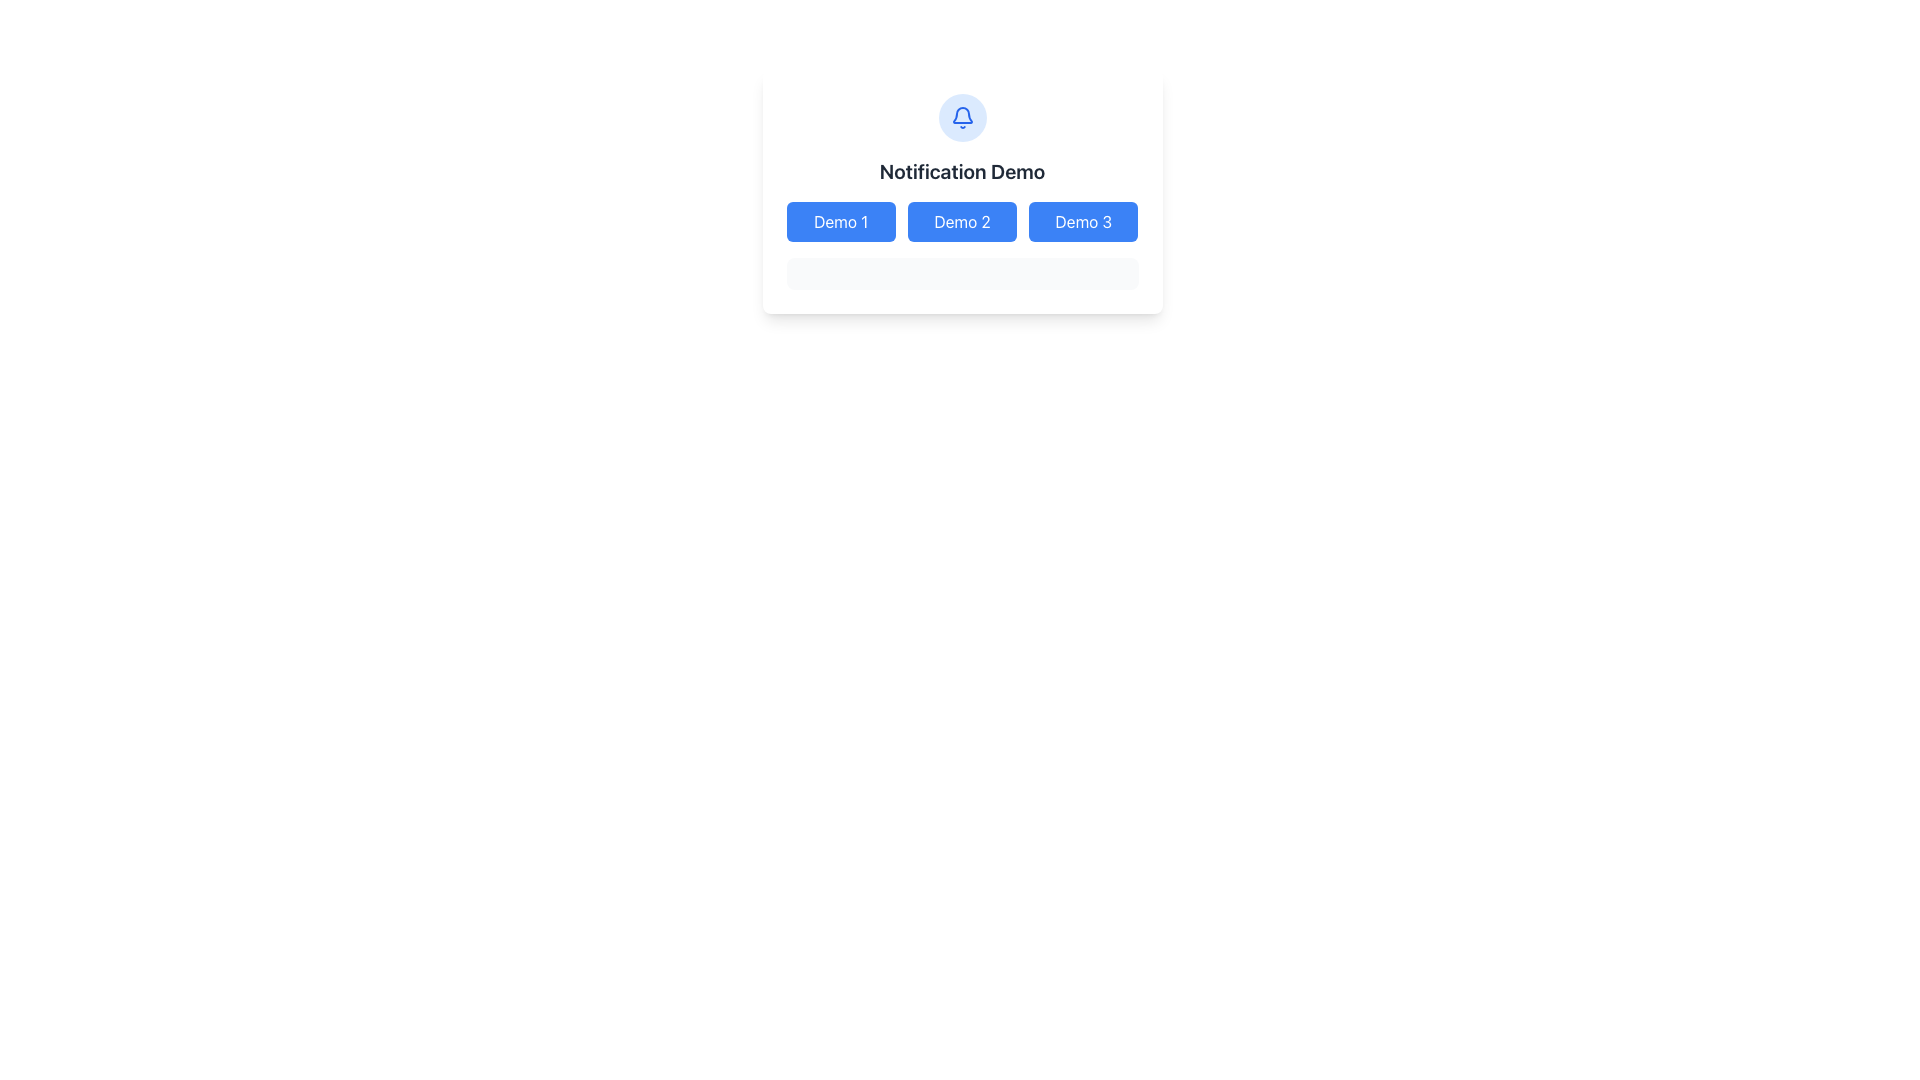 Image resolution: width=1920 pixels, height=1080 pixels. What do you see at coordinates (841, 222) in the screenshot?
I see `the first blue button labeled 'Demo 1' to observe any hover effects` at bounding box center [841, 222].